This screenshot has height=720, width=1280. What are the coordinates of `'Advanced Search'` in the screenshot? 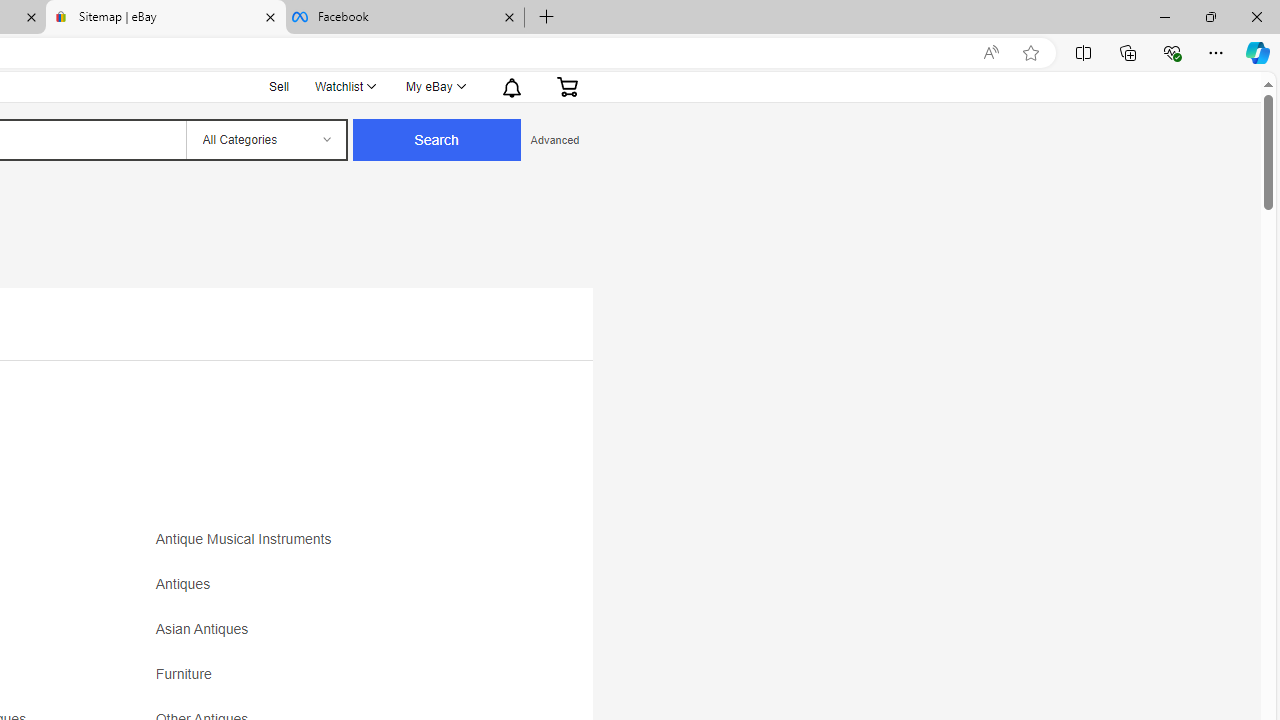 It's located at (554, 139).